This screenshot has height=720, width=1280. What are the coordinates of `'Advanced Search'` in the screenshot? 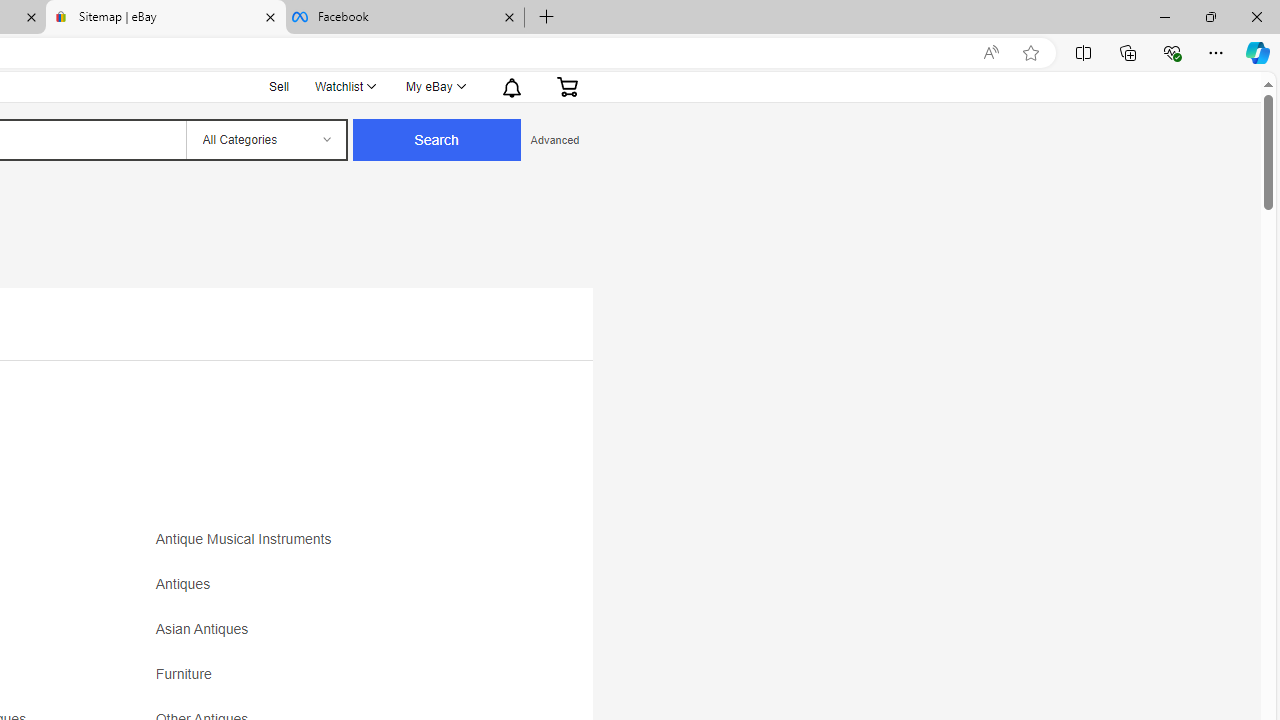 It's located at (554, 139).